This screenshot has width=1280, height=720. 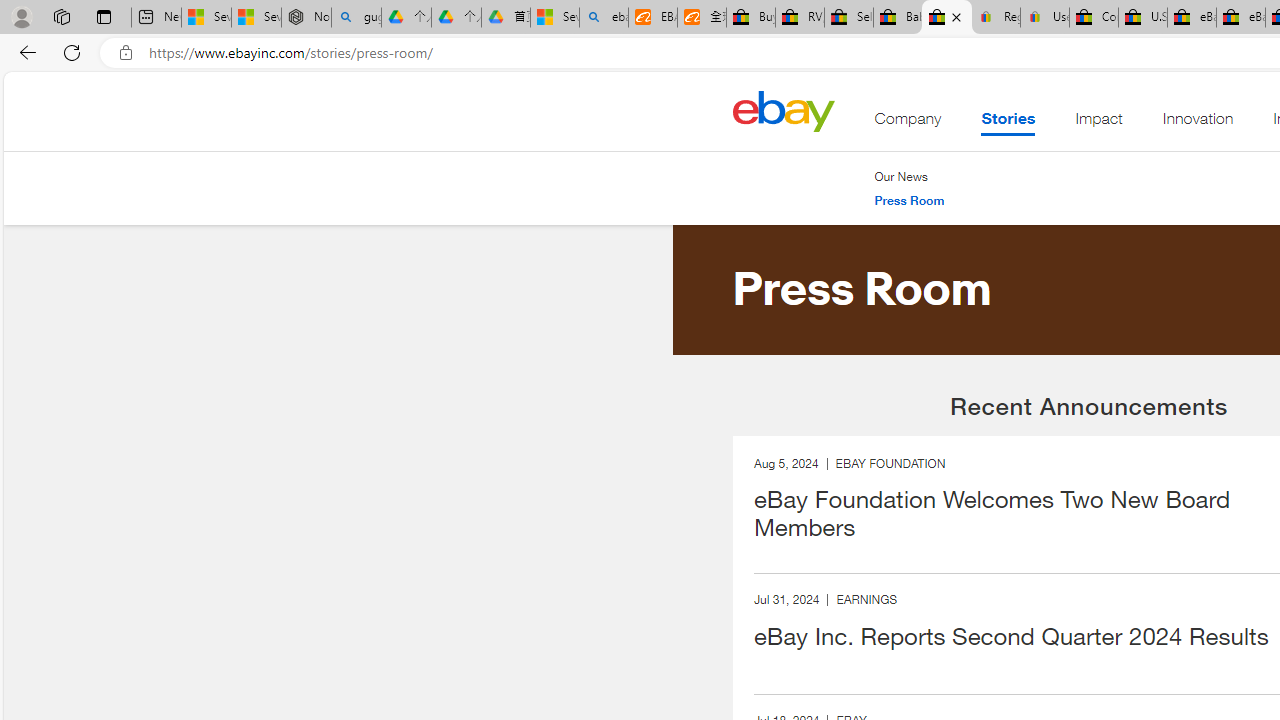 What do you see at coordinates (61, 16) in the screenshot?
I see `'Workspaces'` at bounding box center [61, 16].